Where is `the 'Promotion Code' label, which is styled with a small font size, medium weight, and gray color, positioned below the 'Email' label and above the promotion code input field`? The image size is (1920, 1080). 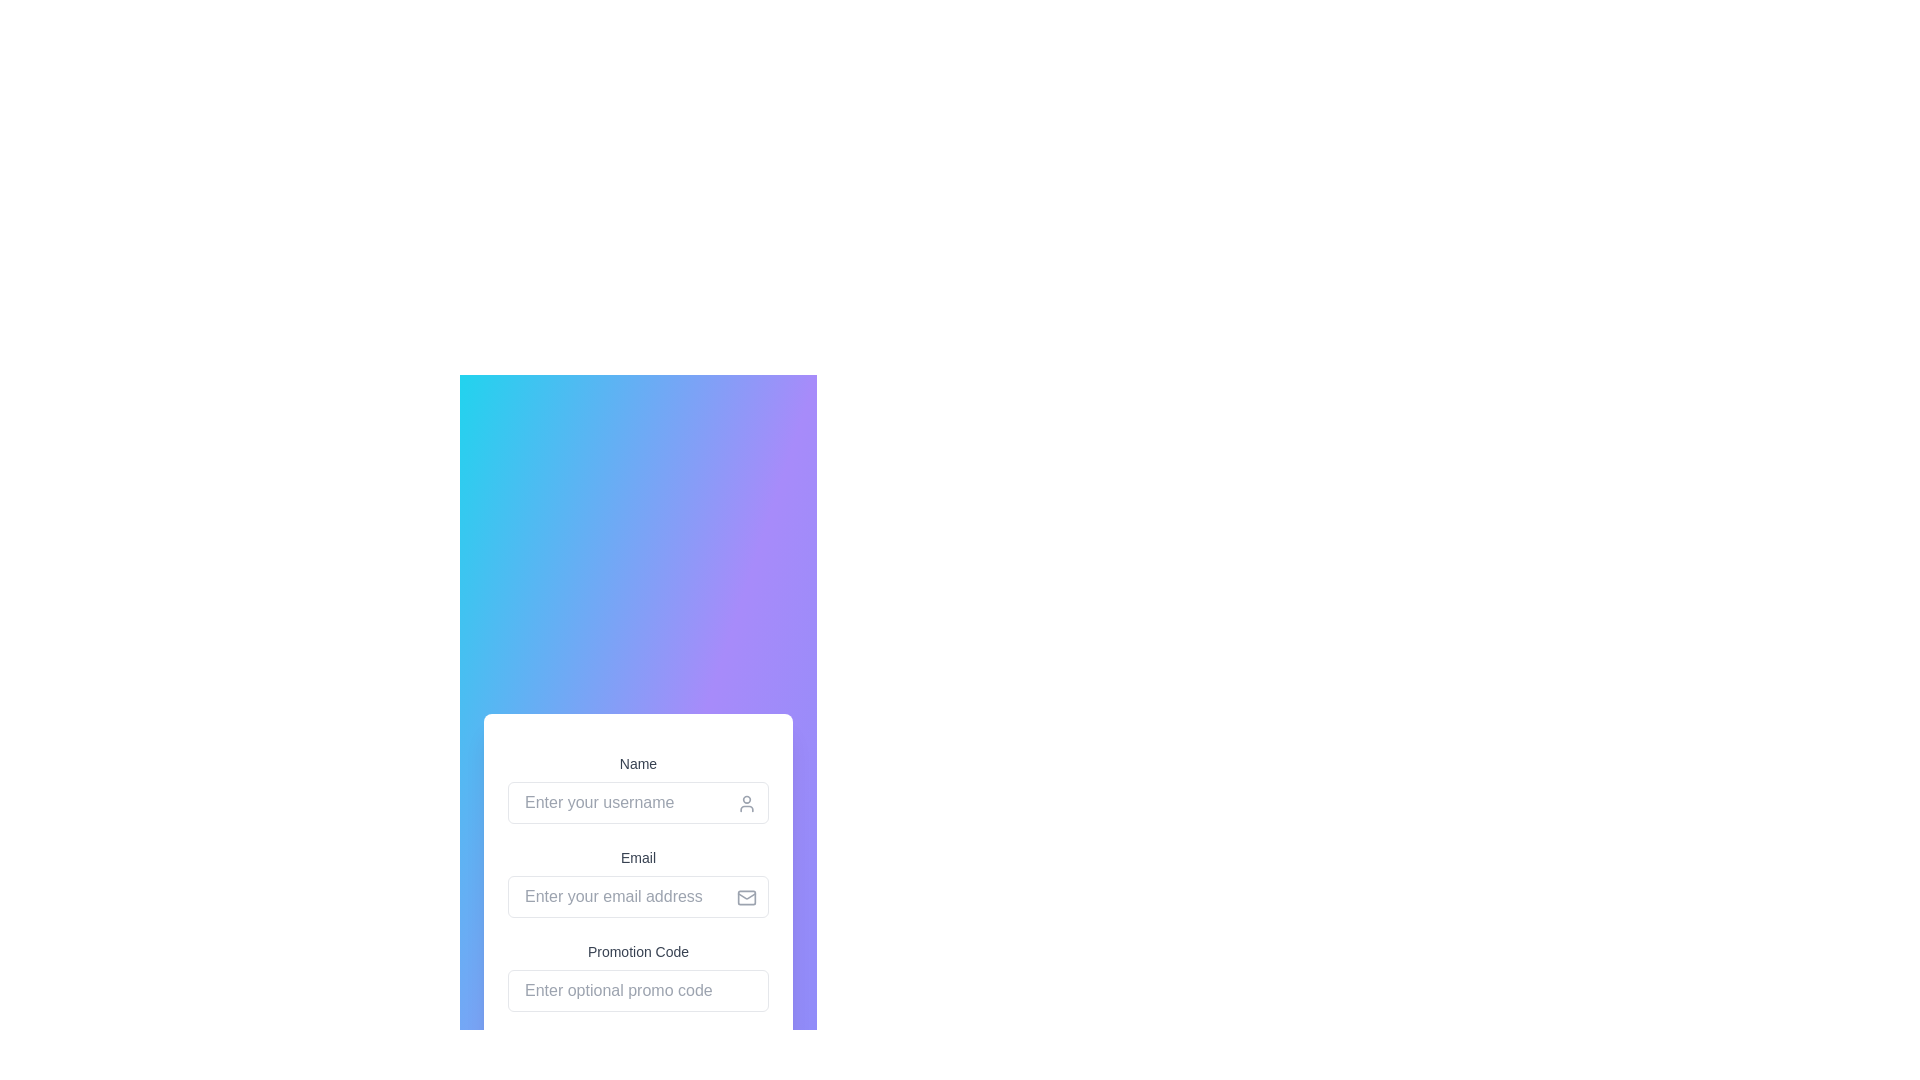
the 'Promotion Code' label, which is styled with a small font size, medium weight, and gray color, positioned below the 'Email' label and above the promotion code input field is located at coordinates (637, 951).